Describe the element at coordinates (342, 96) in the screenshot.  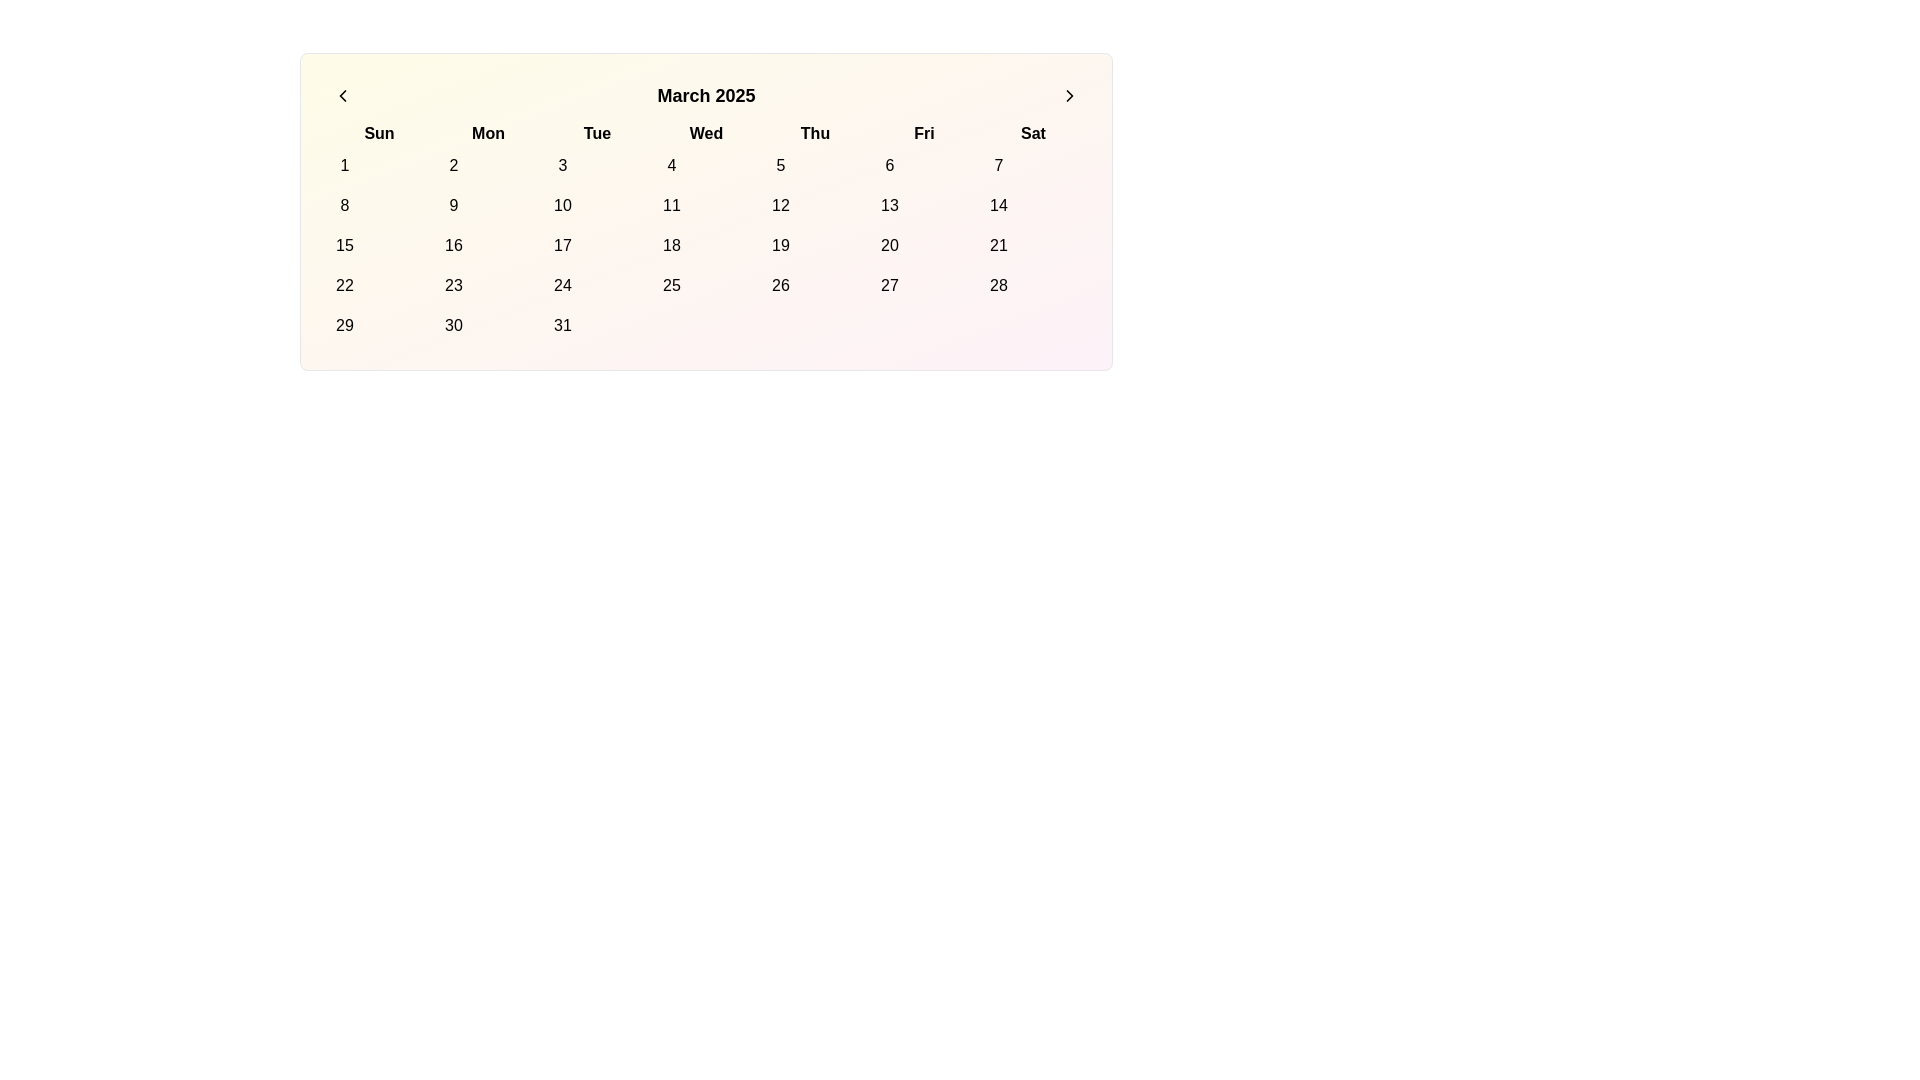
I see `the chevron icon located in the header section of the calendar interface` at that location.